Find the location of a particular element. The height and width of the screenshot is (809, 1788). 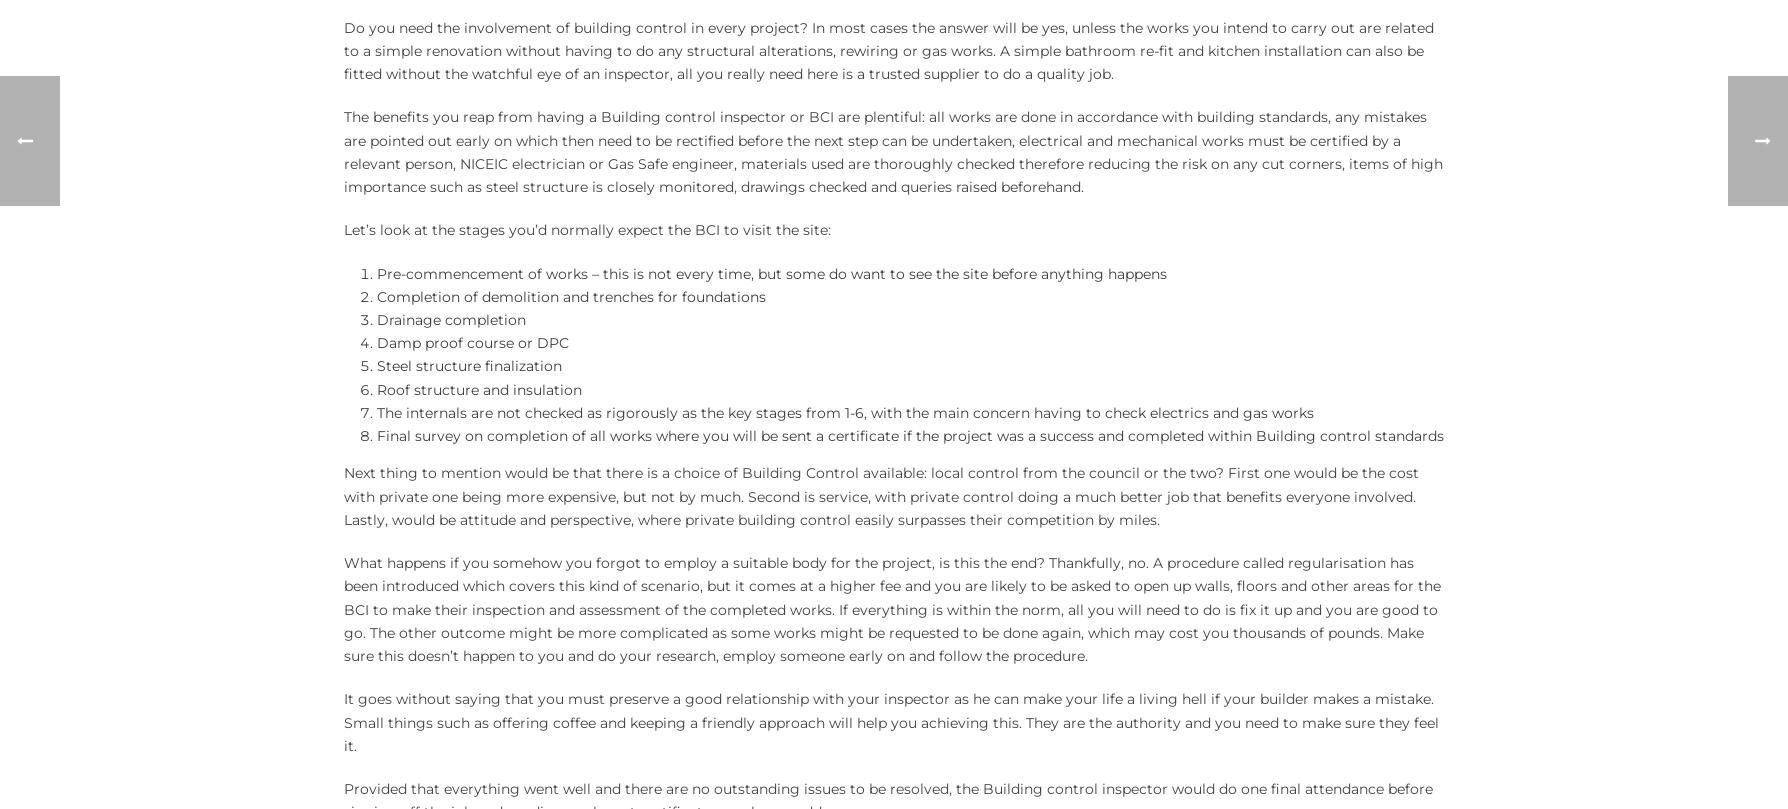

'Damp proof course or DPC' is located at coordinates (472, 343).